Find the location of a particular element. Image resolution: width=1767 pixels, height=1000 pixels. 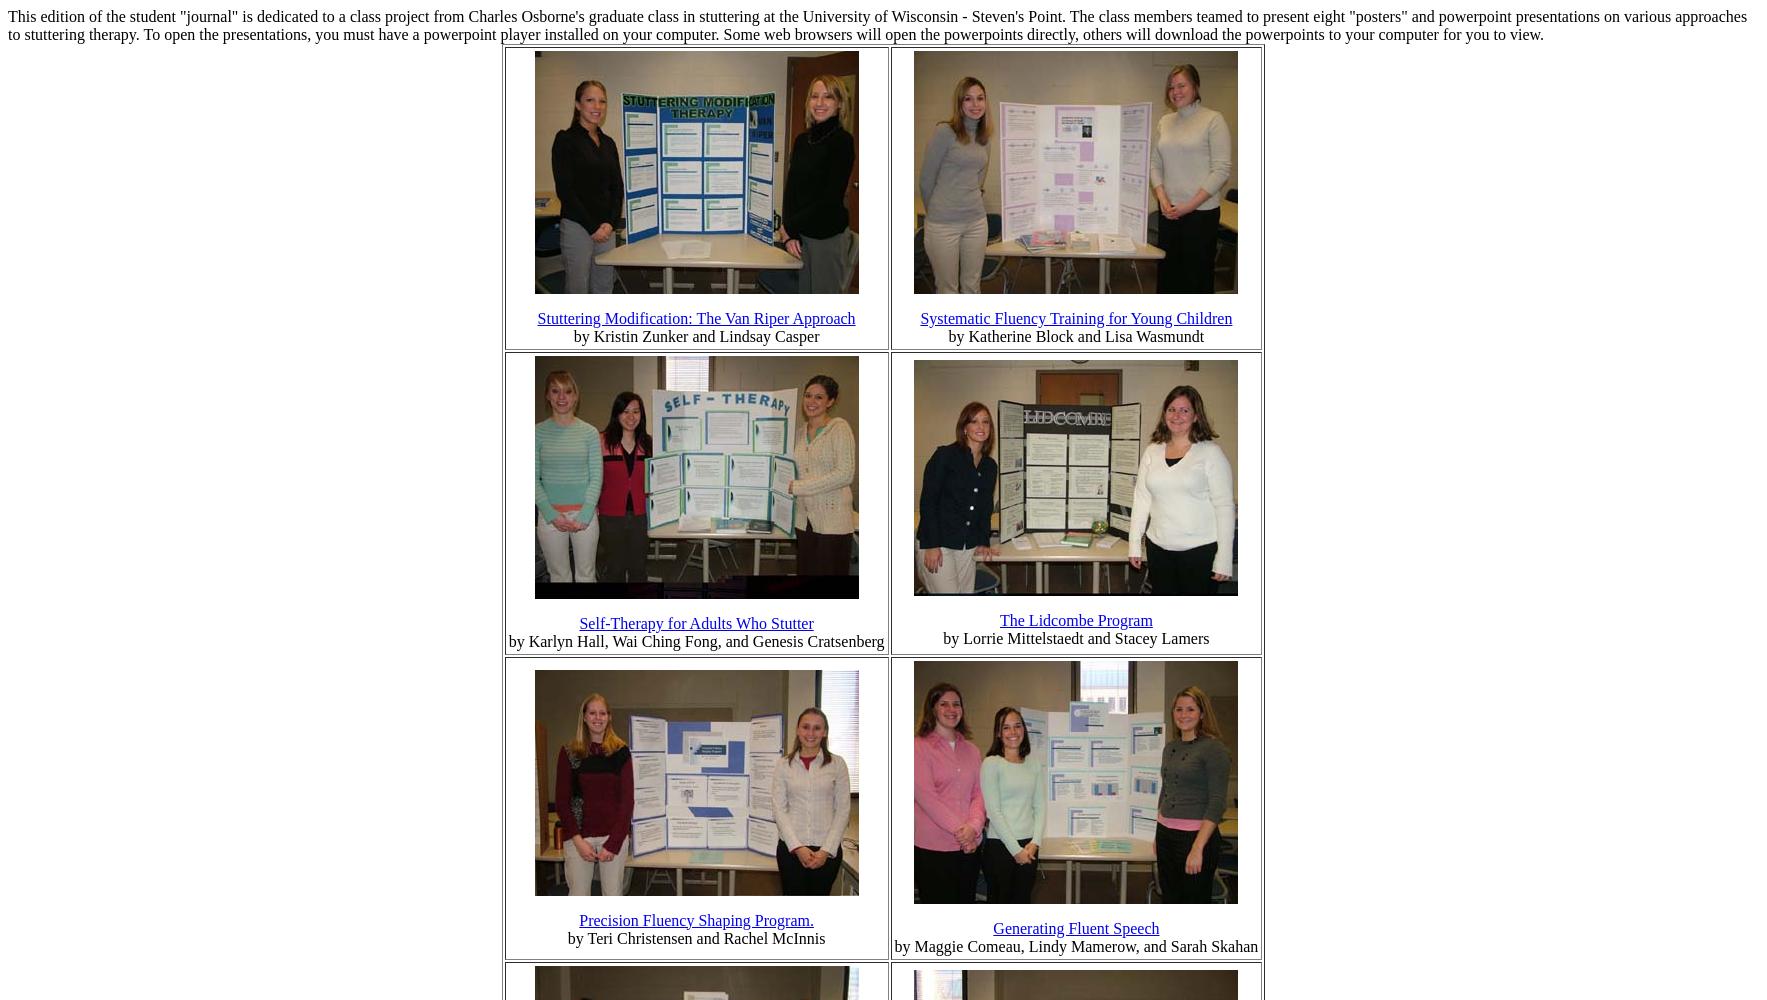

'The Lidcombe Program' is located at coordinates (1075, 618).